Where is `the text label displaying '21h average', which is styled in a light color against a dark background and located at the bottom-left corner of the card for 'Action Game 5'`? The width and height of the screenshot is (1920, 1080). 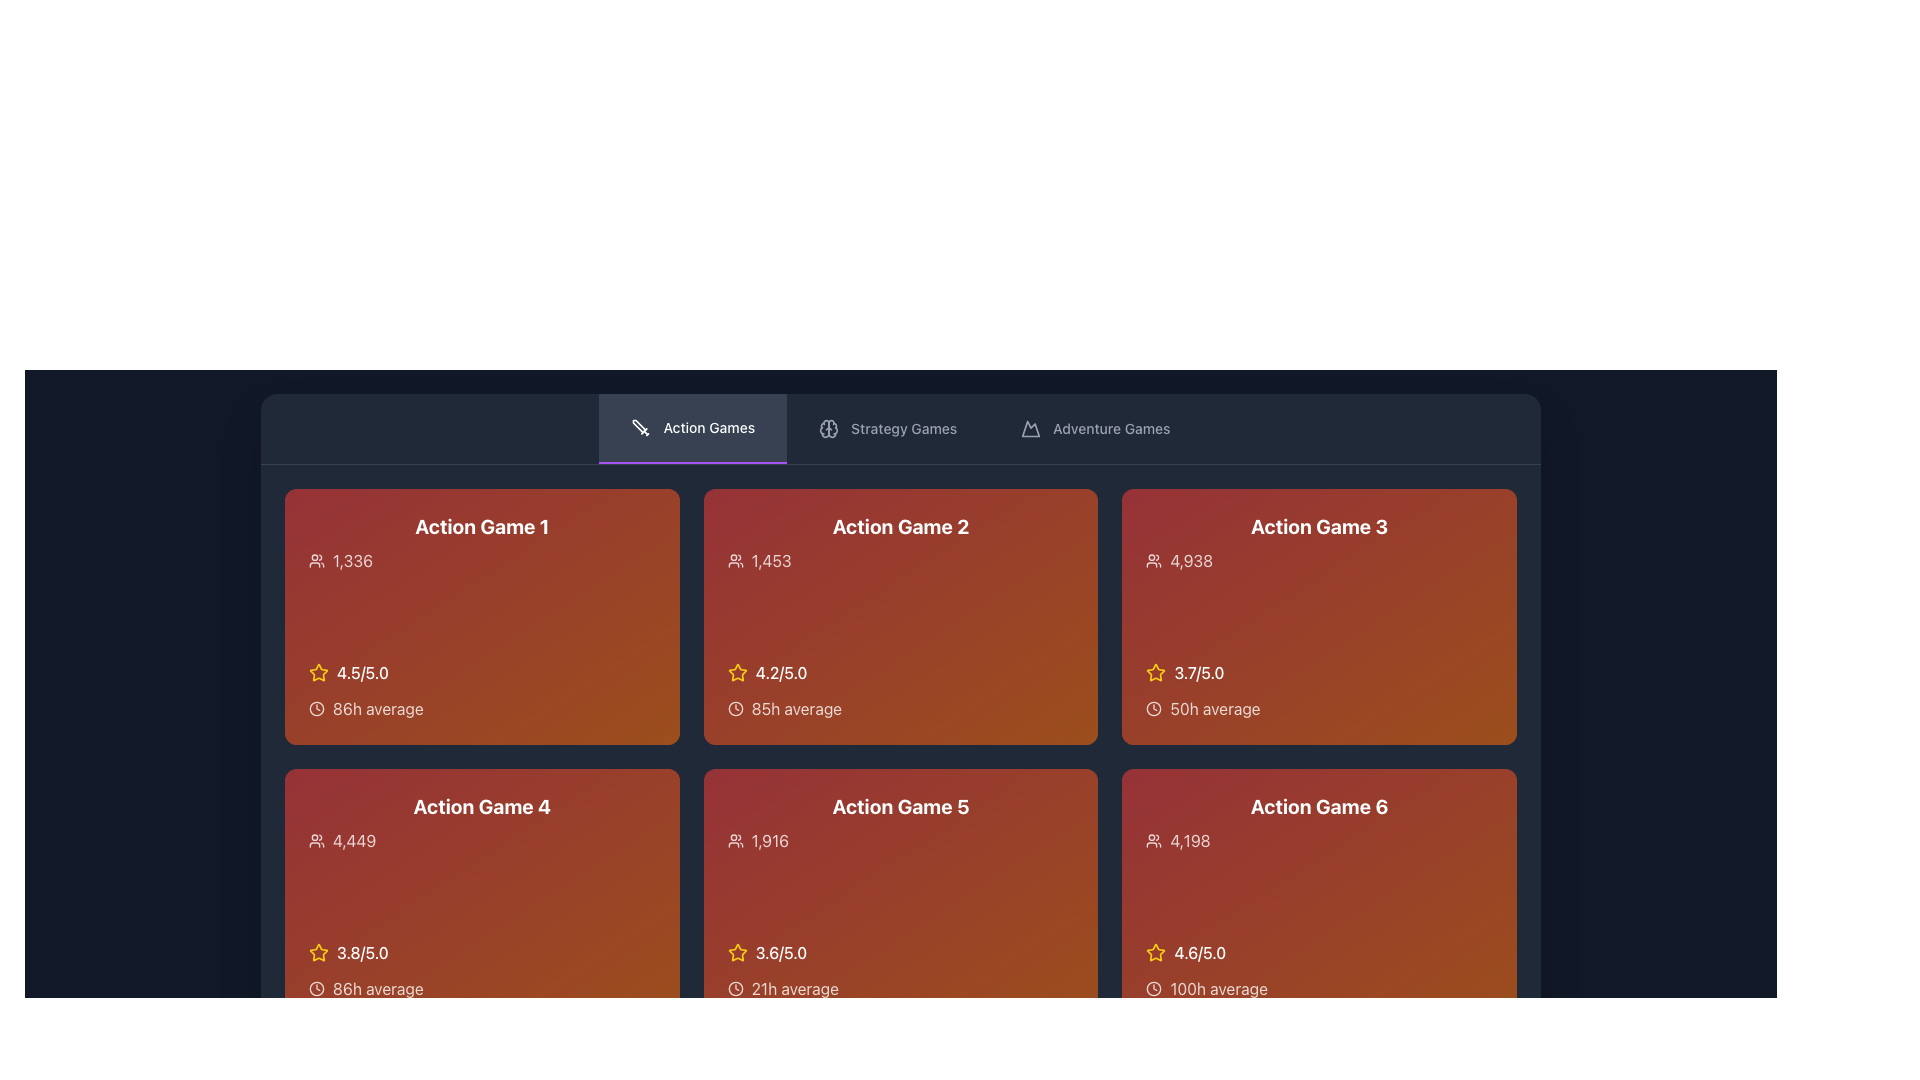
the text label displaying '21h average', which is styled in a light color against a dark background and located at the bottom-left corner of the card for 'Action Game 5' is located at coordinates (794, 987).